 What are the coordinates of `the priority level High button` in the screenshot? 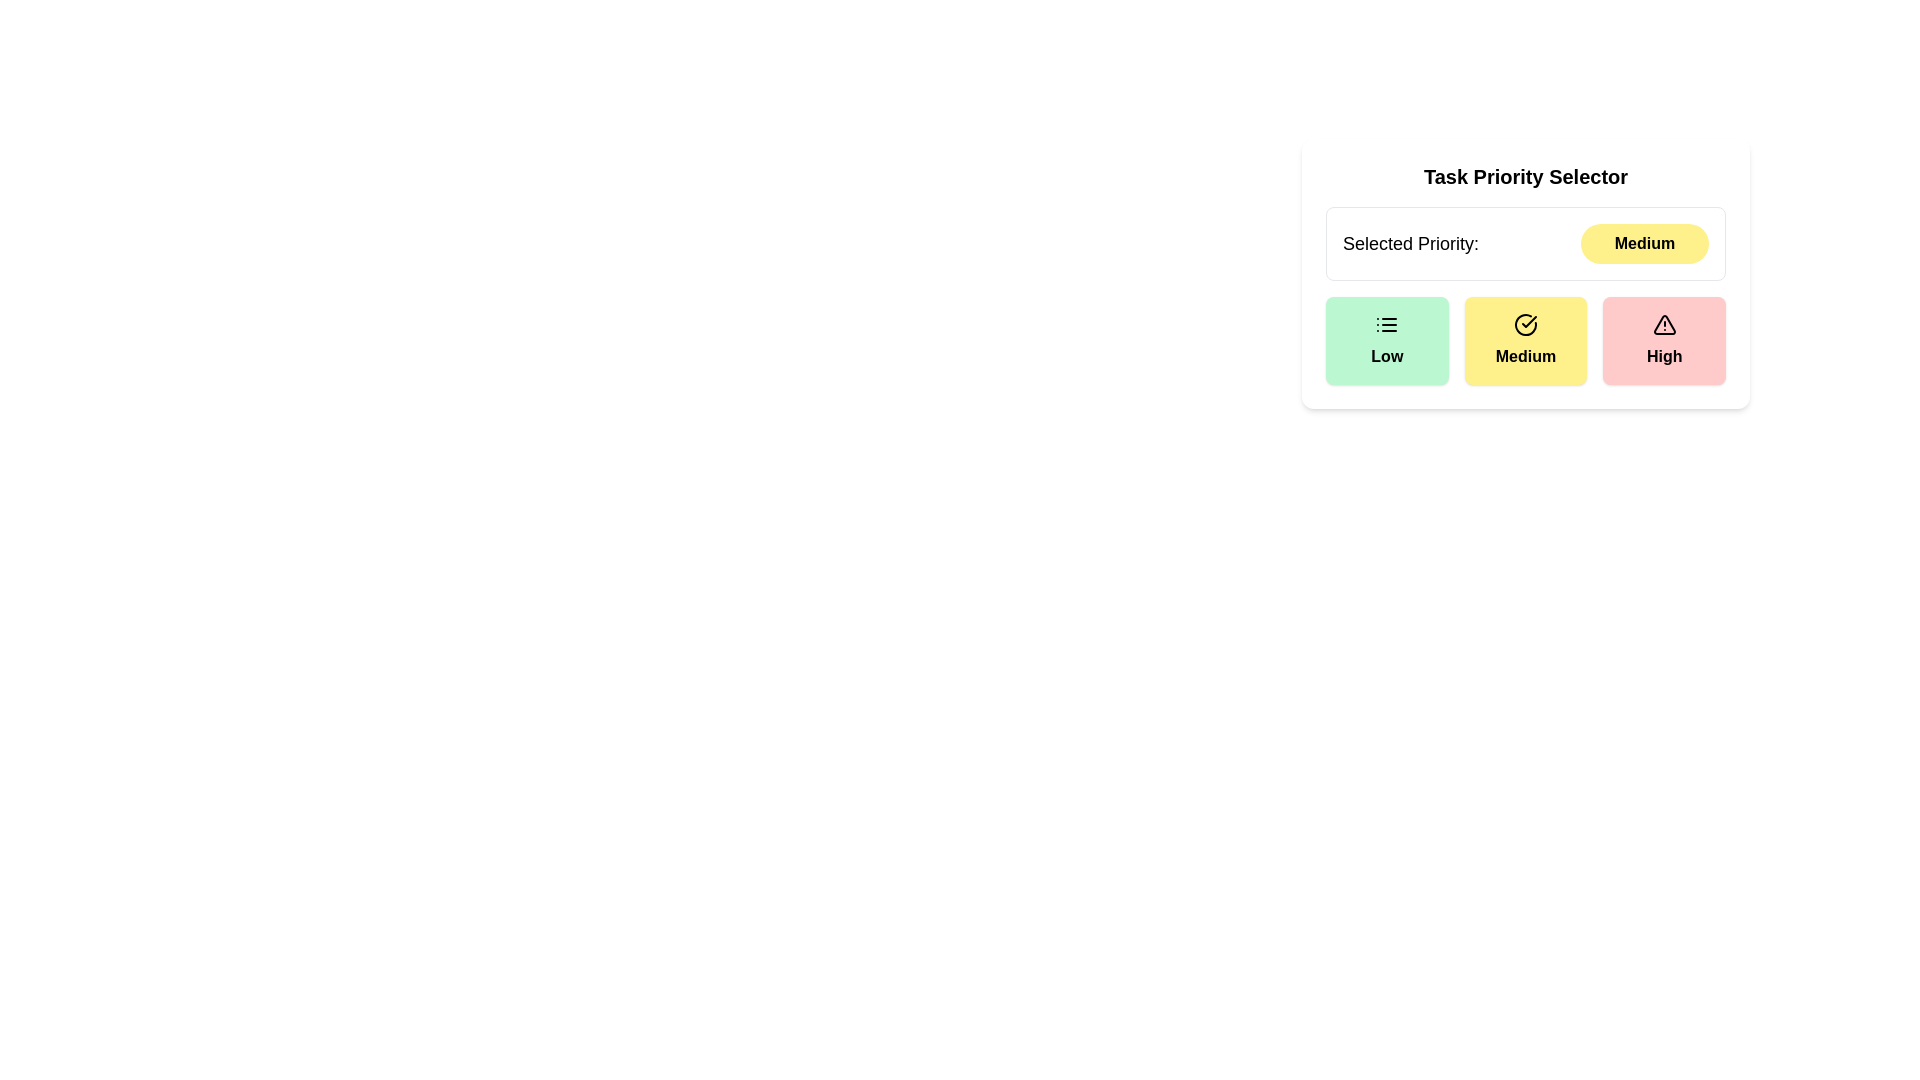 It's located at (1665, 339).